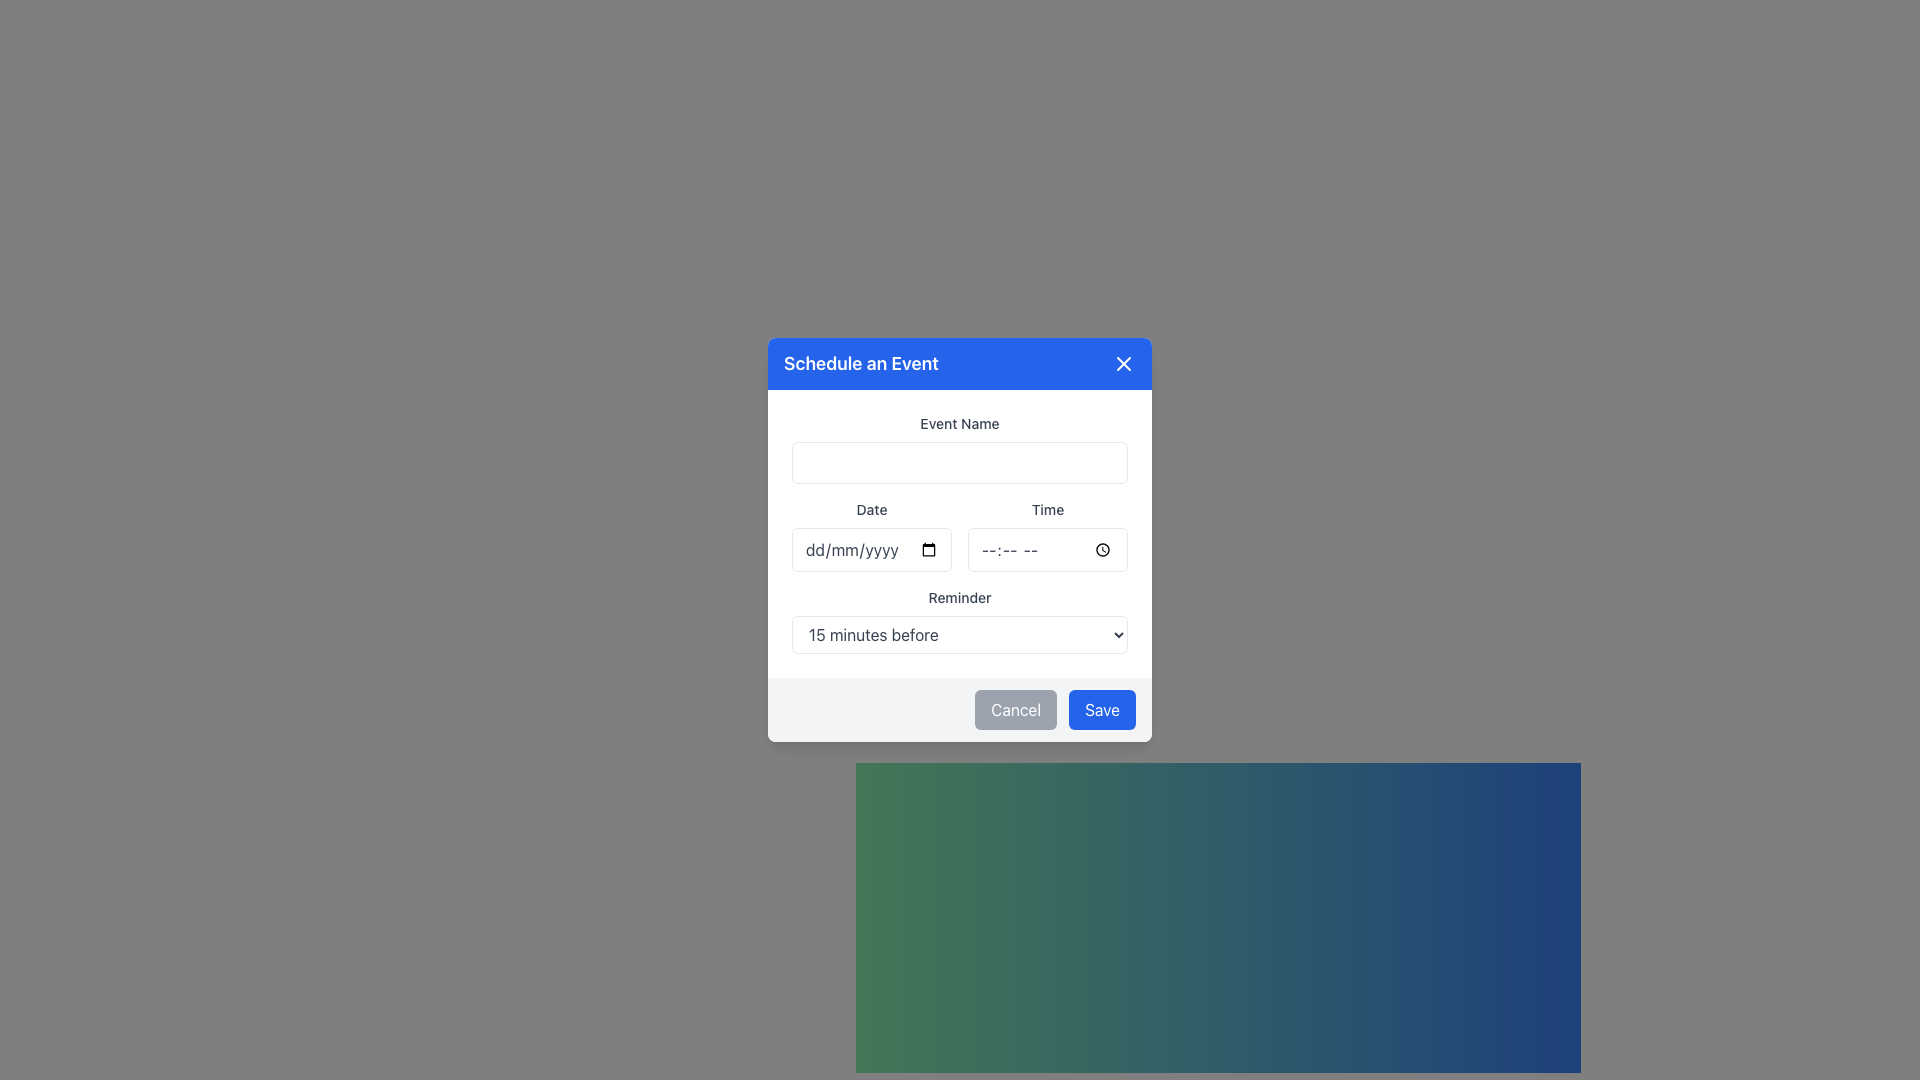 This screenshot has height=1080, width=1920. What do you see at coordinates (1016, 708) in the screenshot?
I see `the cancel button located at the bottom-right corner of the dialog box` at bounding box center [1016, 708].